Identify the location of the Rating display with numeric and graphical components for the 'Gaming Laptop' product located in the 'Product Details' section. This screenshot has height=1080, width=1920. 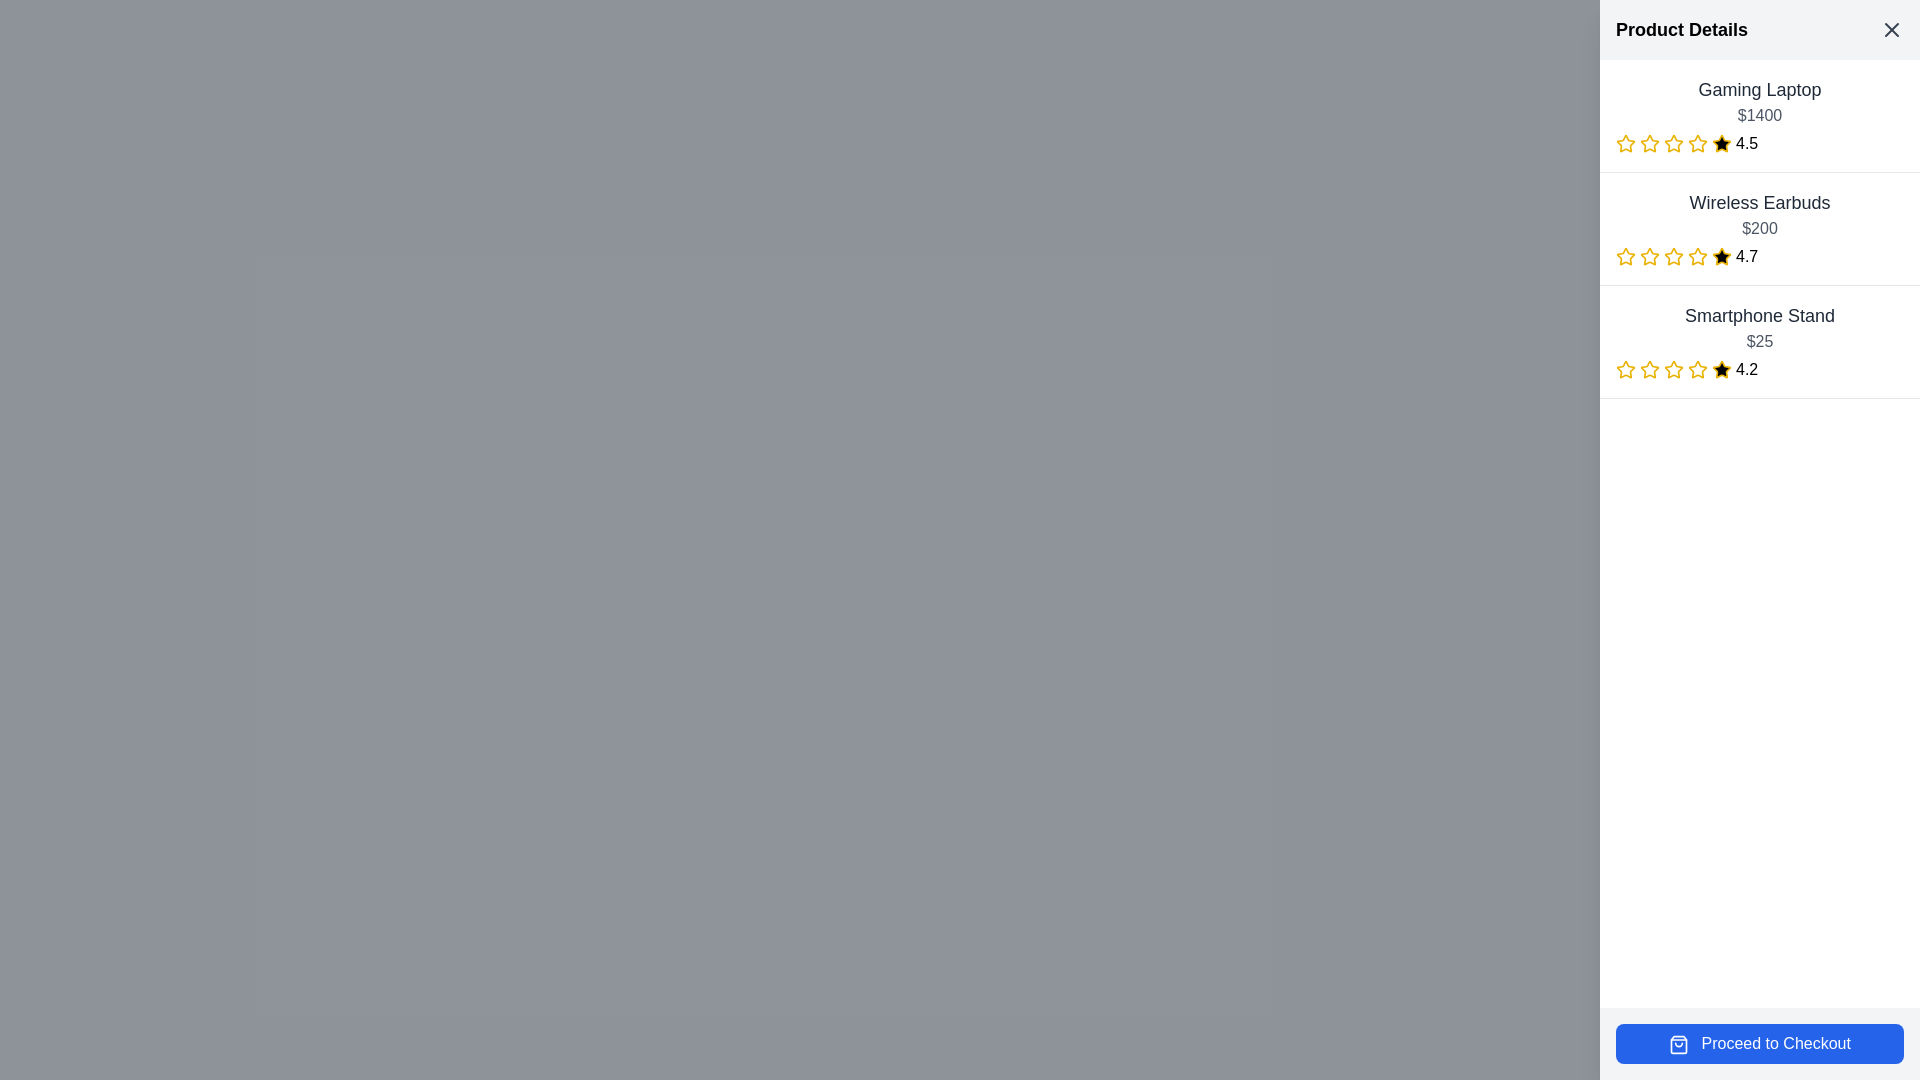
(1760, 142).